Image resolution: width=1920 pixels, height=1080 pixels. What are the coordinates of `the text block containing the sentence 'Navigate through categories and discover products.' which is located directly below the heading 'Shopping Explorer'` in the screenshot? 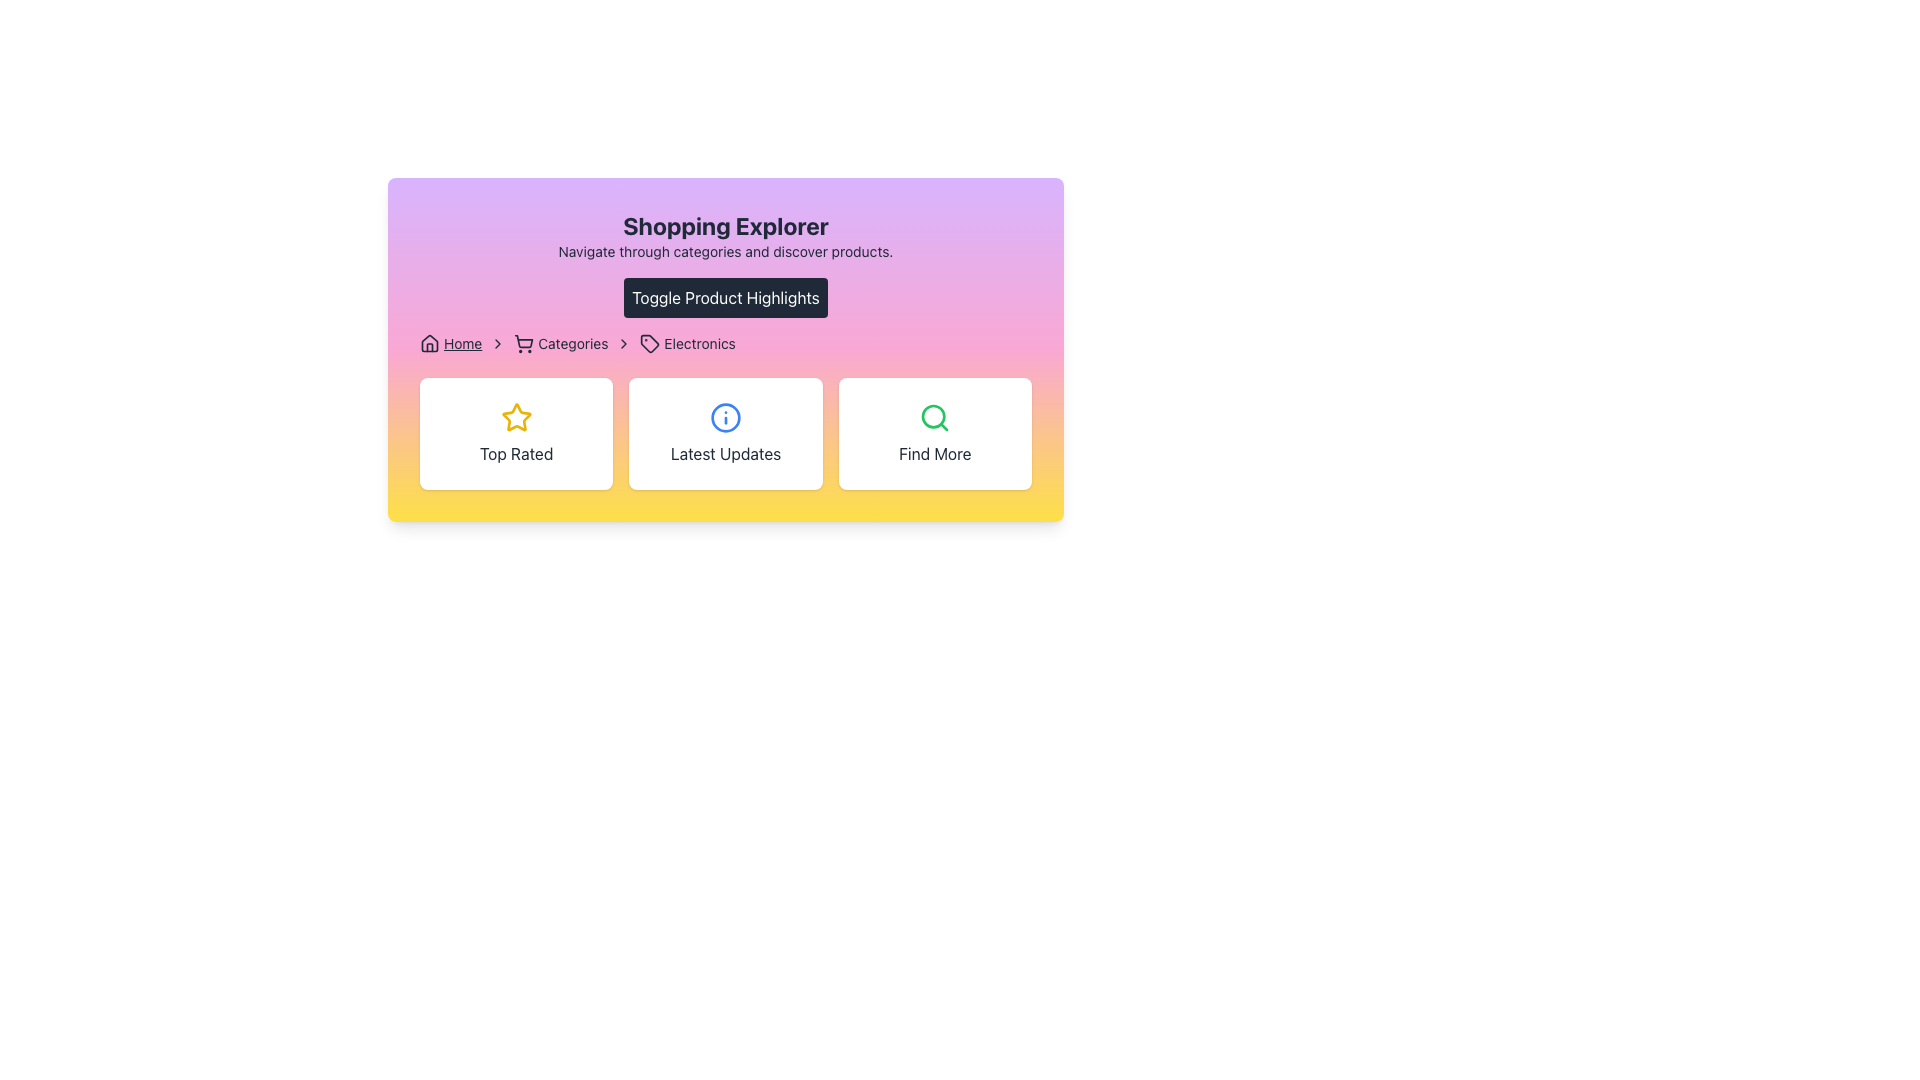 It's located at (724, 250).